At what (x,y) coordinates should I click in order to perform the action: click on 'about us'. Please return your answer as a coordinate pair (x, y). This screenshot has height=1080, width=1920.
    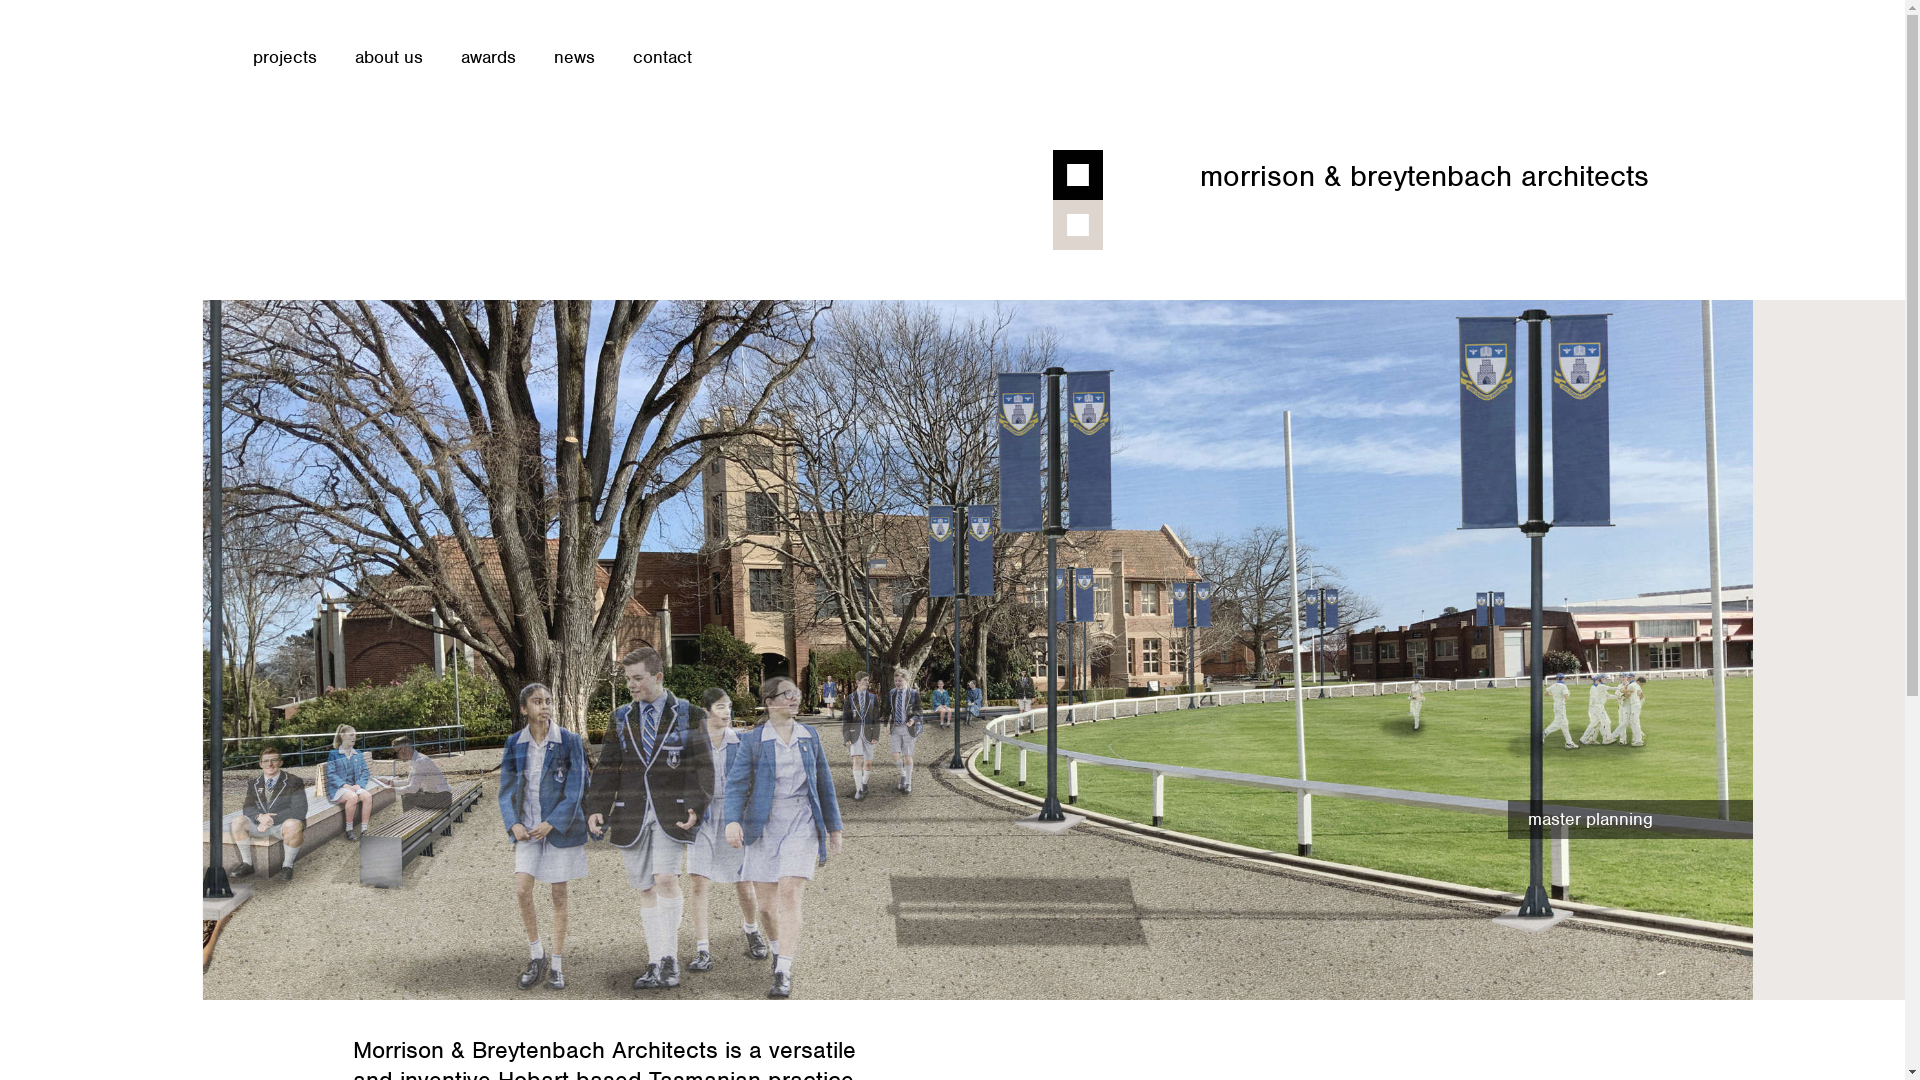
    Looking at the image, I should click on (354, 56).